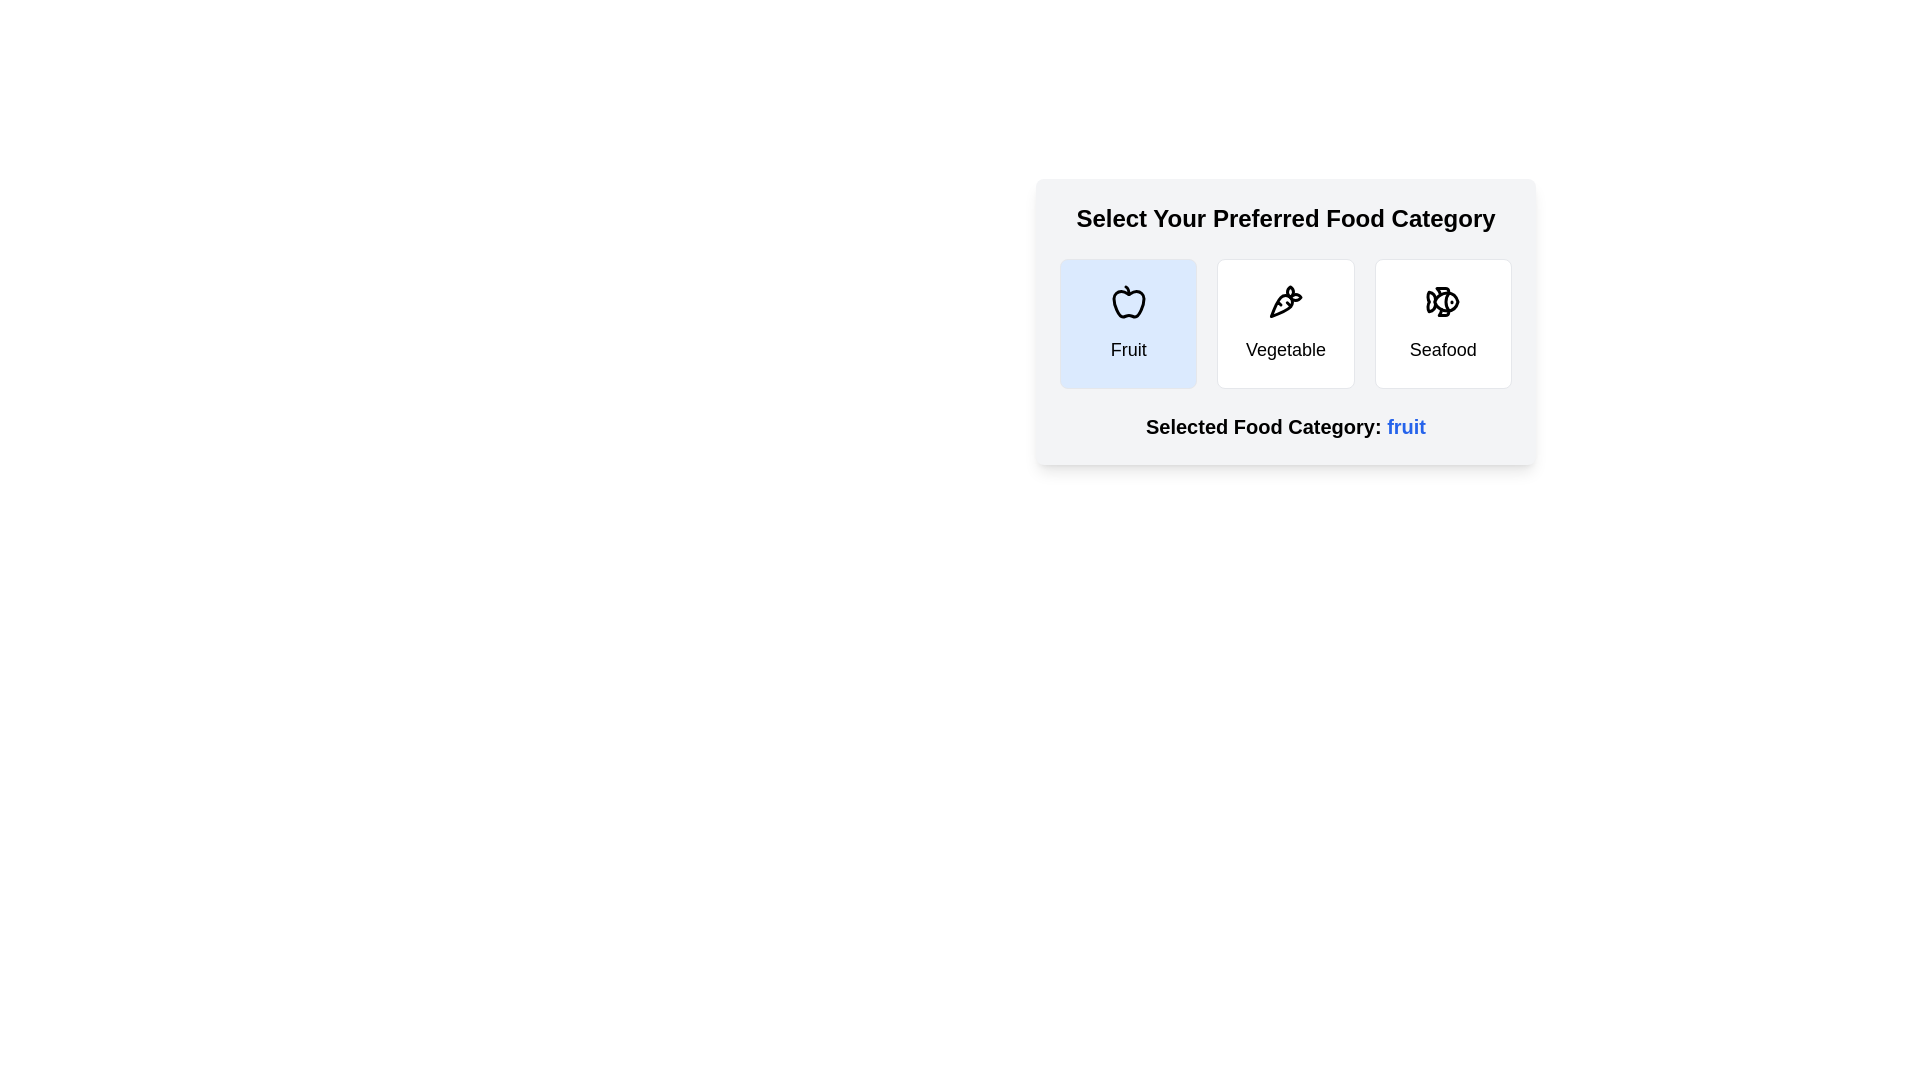  Describe the element at coordinates (1286, 301) in the screenshot. I see `the carrot icon, which is a black outline illustration located within the 'Vegetable' card section, visually centered above the 'Vegetable' text` at that location.